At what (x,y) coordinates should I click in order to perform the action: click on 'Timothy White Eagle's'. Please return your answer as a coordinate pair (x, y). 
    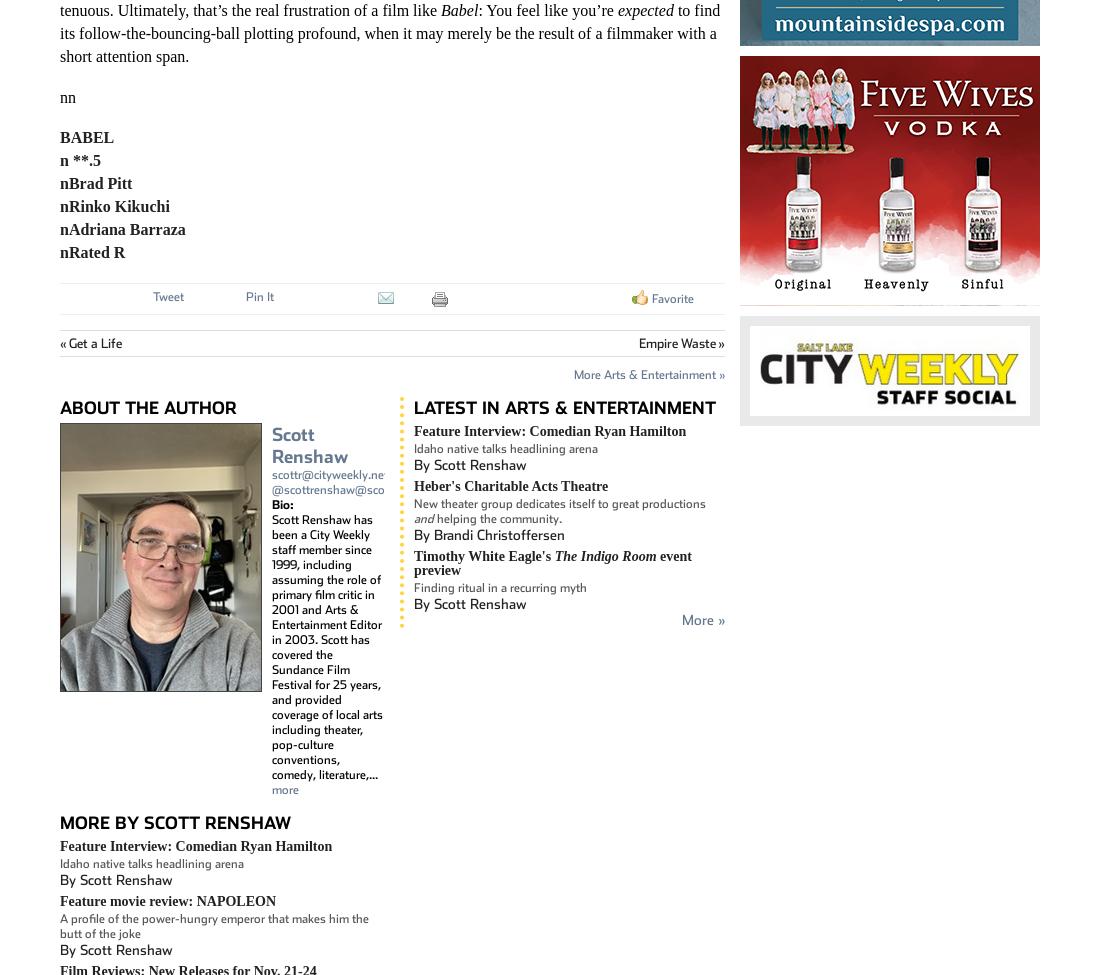
    Looking at the image, I should click on (484, 554).